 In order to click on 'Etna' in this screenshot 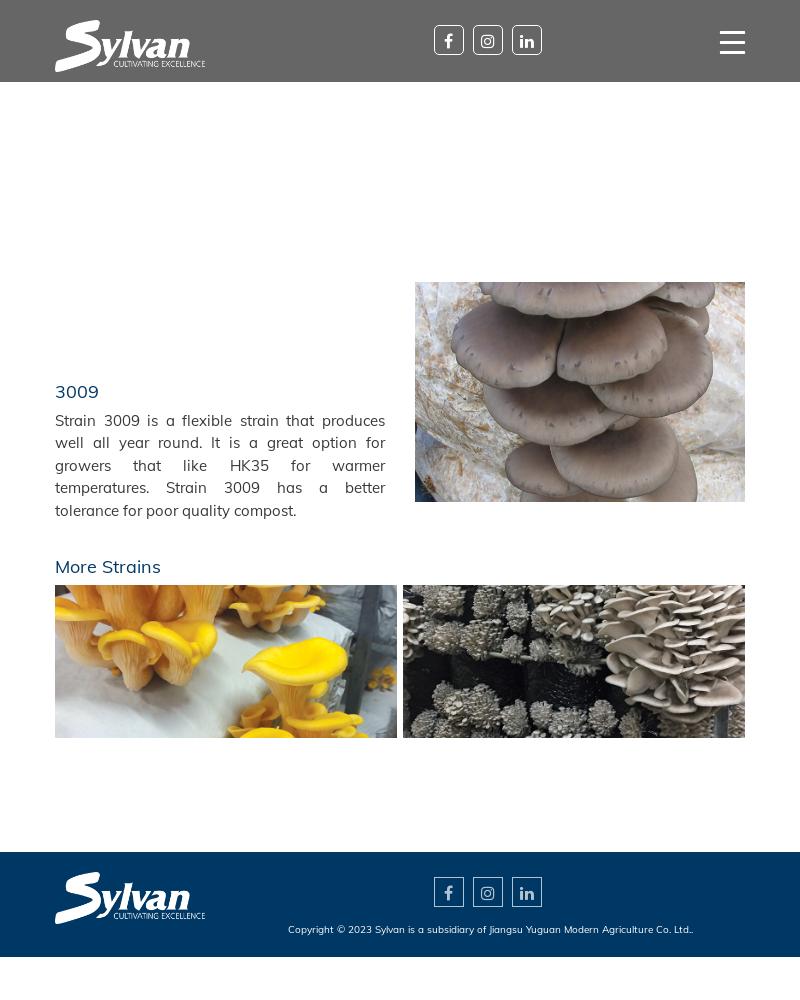, I will do `click(572, 660)`.